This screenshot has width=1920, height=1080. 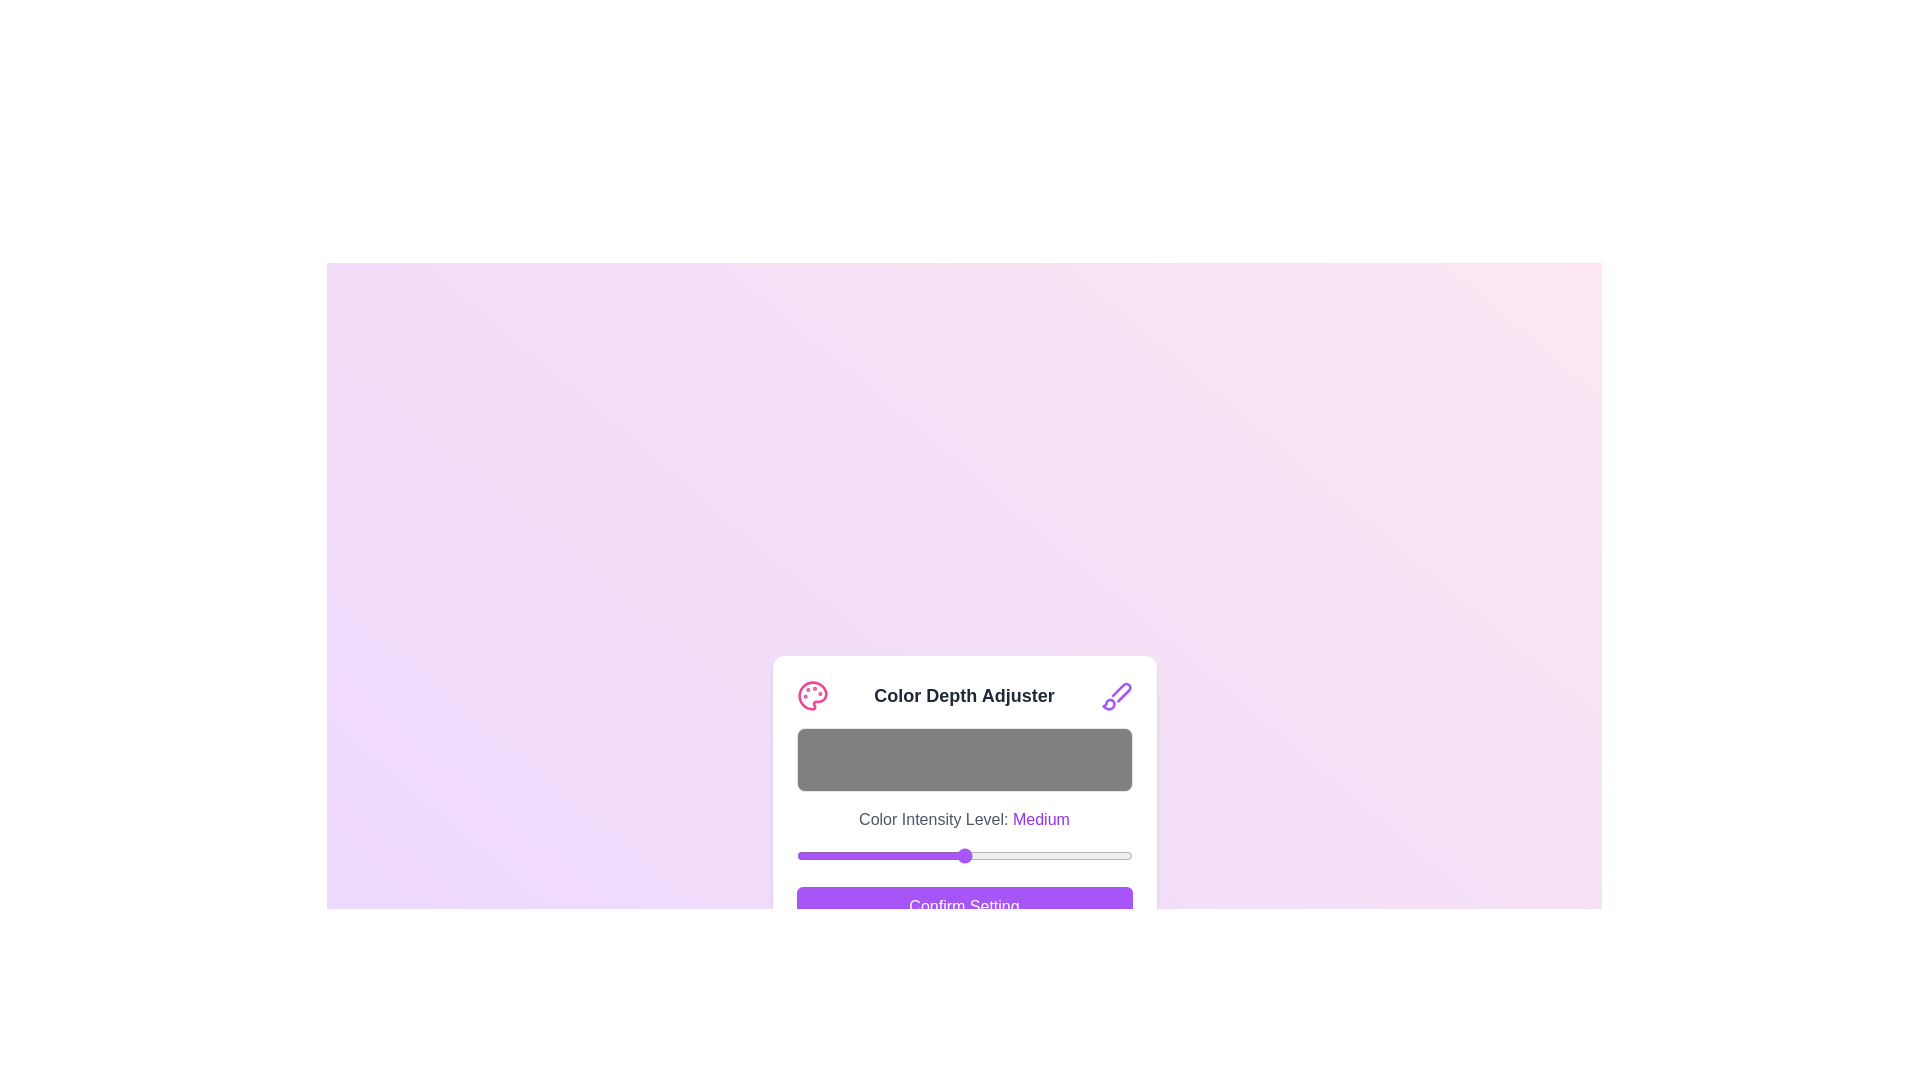 I want to click on the color intensity slider to 235 where 235 is a value between 0 and 255, so click(x=1105, y=855).